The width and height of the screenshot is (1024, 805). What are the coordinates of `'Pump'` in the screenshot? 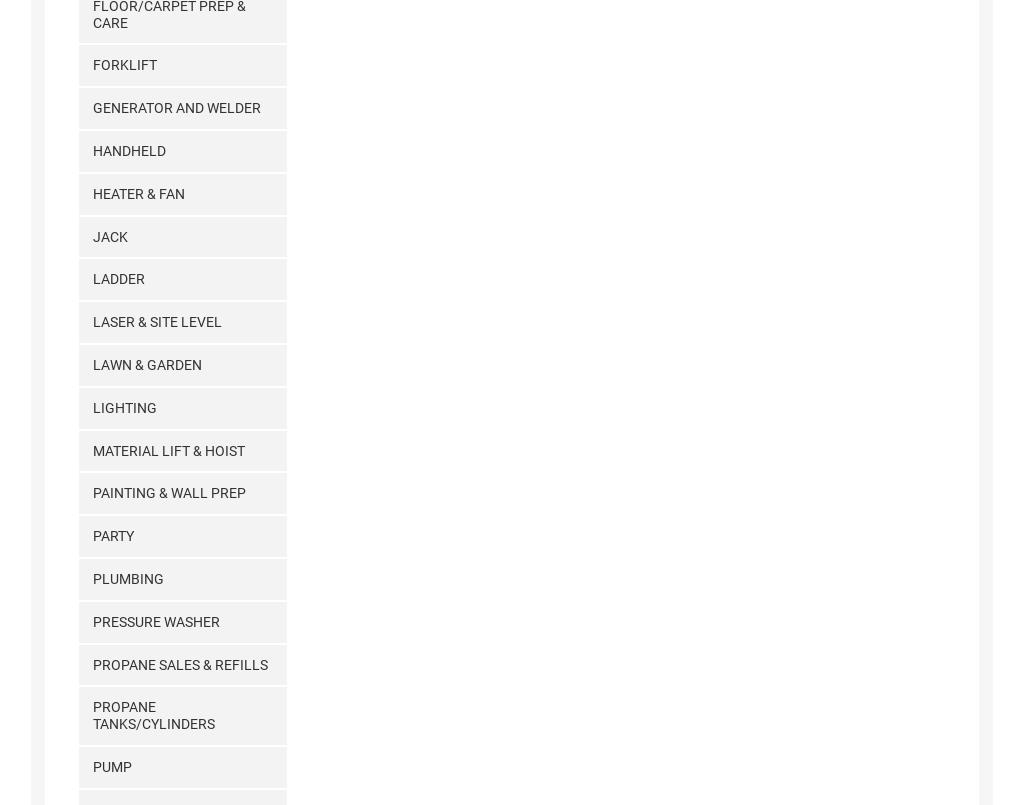 It's located at (91, 765).